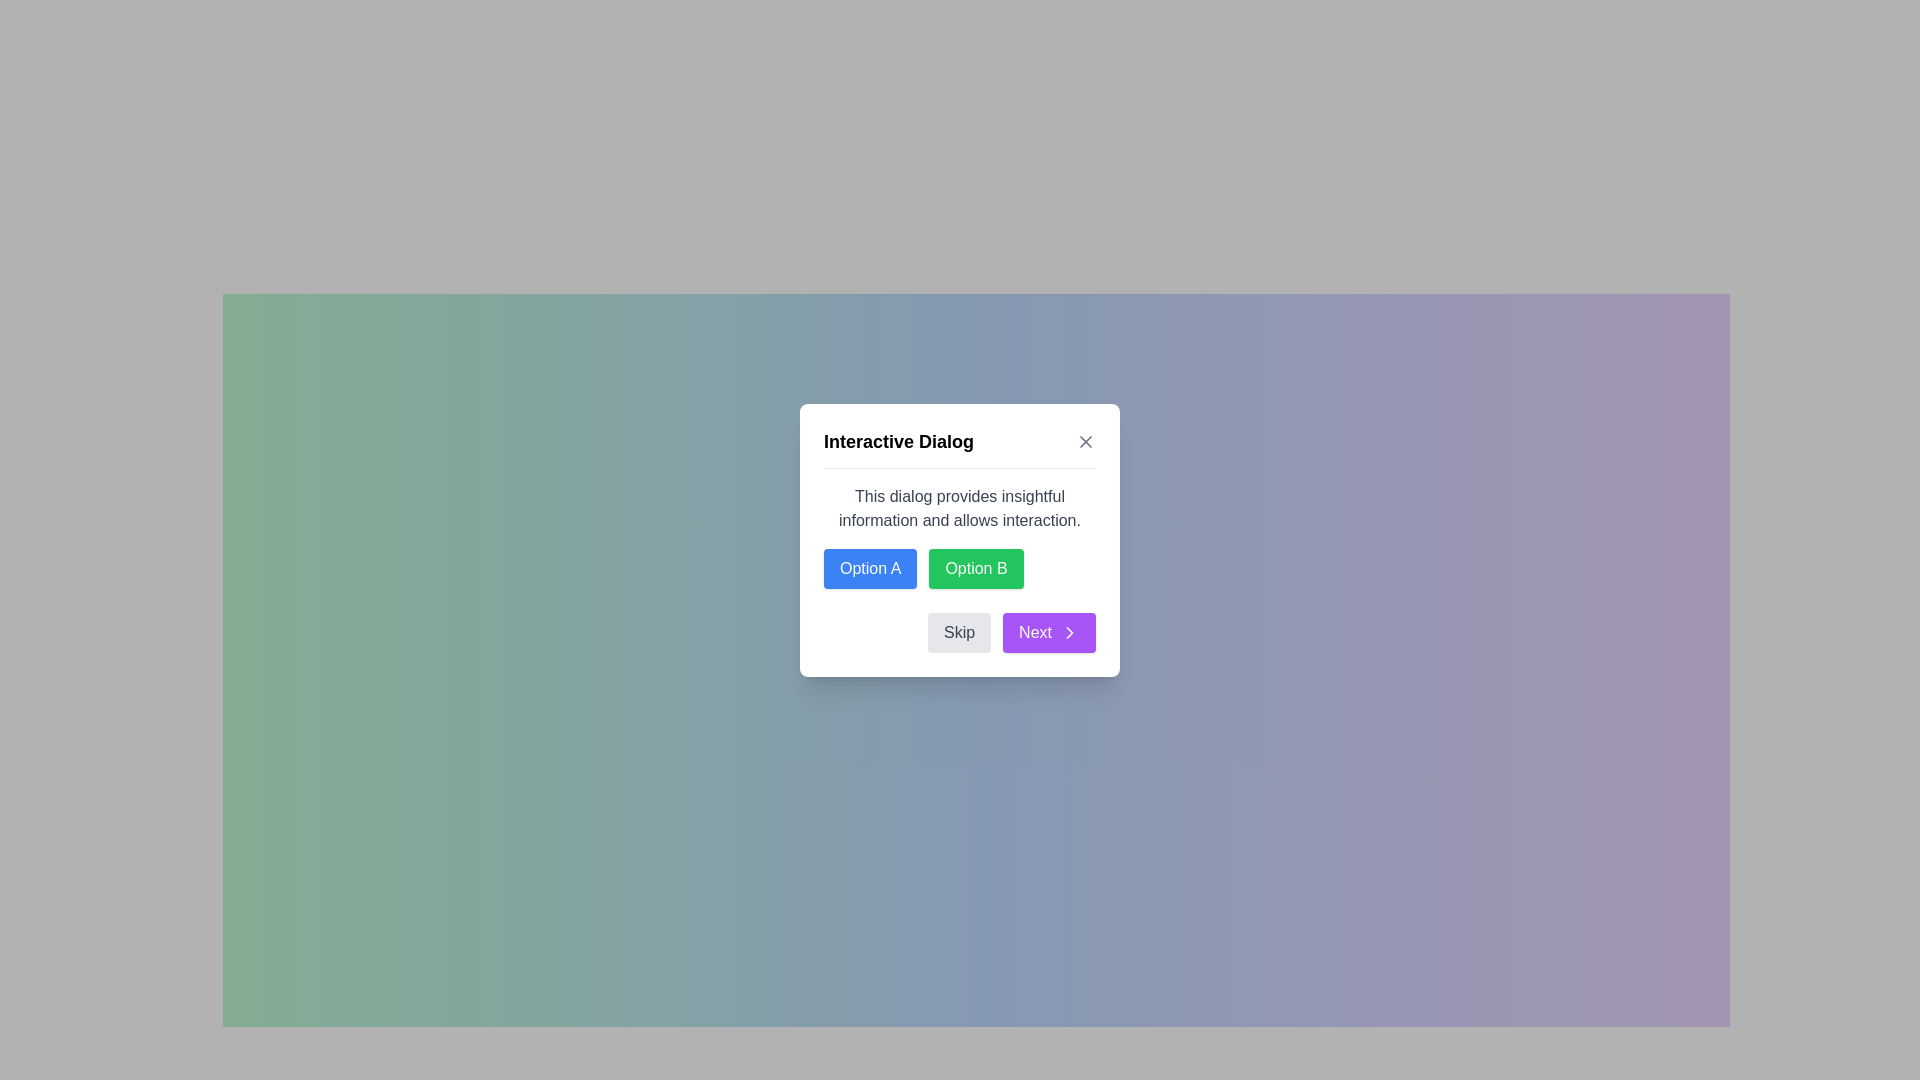  Describe the element at coordinates (960, 567) in the screenshot. I see `the button group containing two distinct buttons located below the descriptive text in the dialog box to observe style changes` at that location.